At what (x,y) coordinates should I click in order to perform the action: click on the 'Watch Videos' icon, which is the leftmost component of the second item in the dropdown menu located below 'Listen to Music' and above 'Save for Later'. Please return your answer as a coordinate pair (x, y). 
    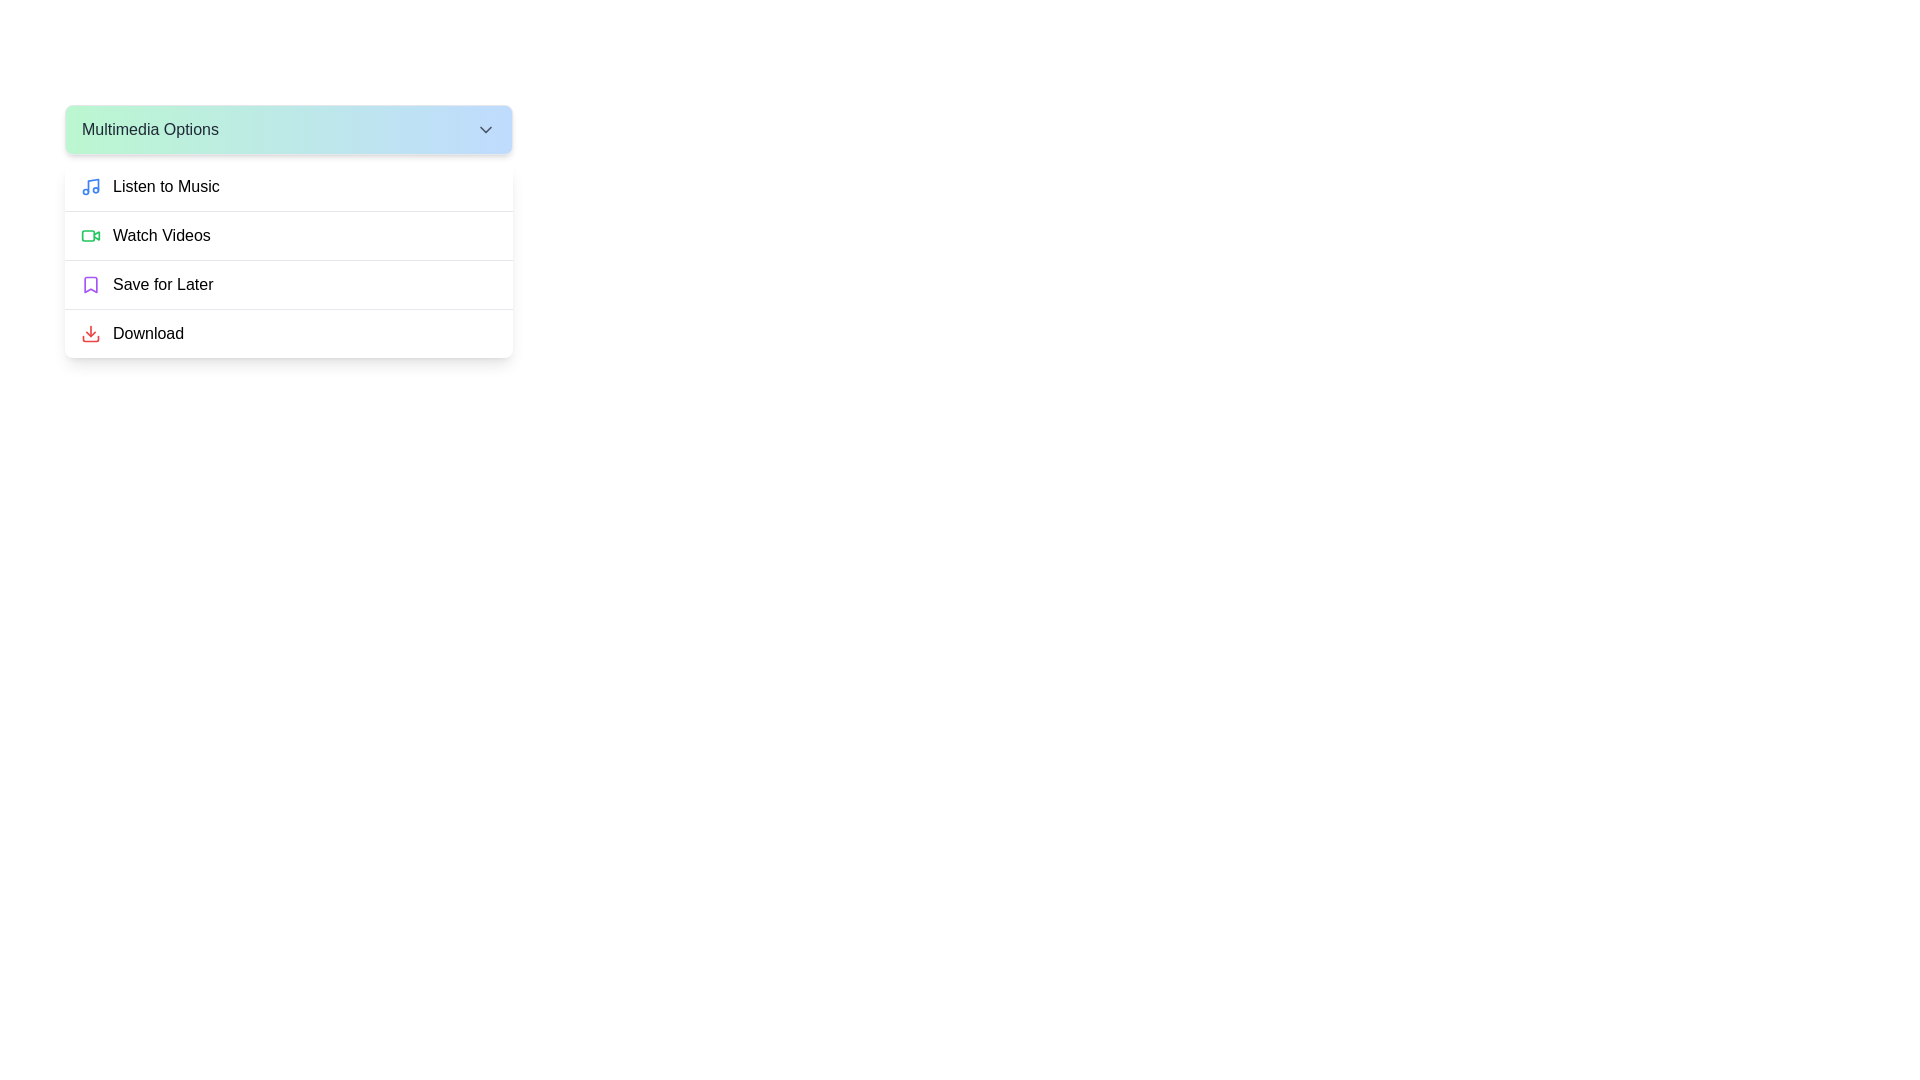
    Looking at the image, I should click on (90, 234).